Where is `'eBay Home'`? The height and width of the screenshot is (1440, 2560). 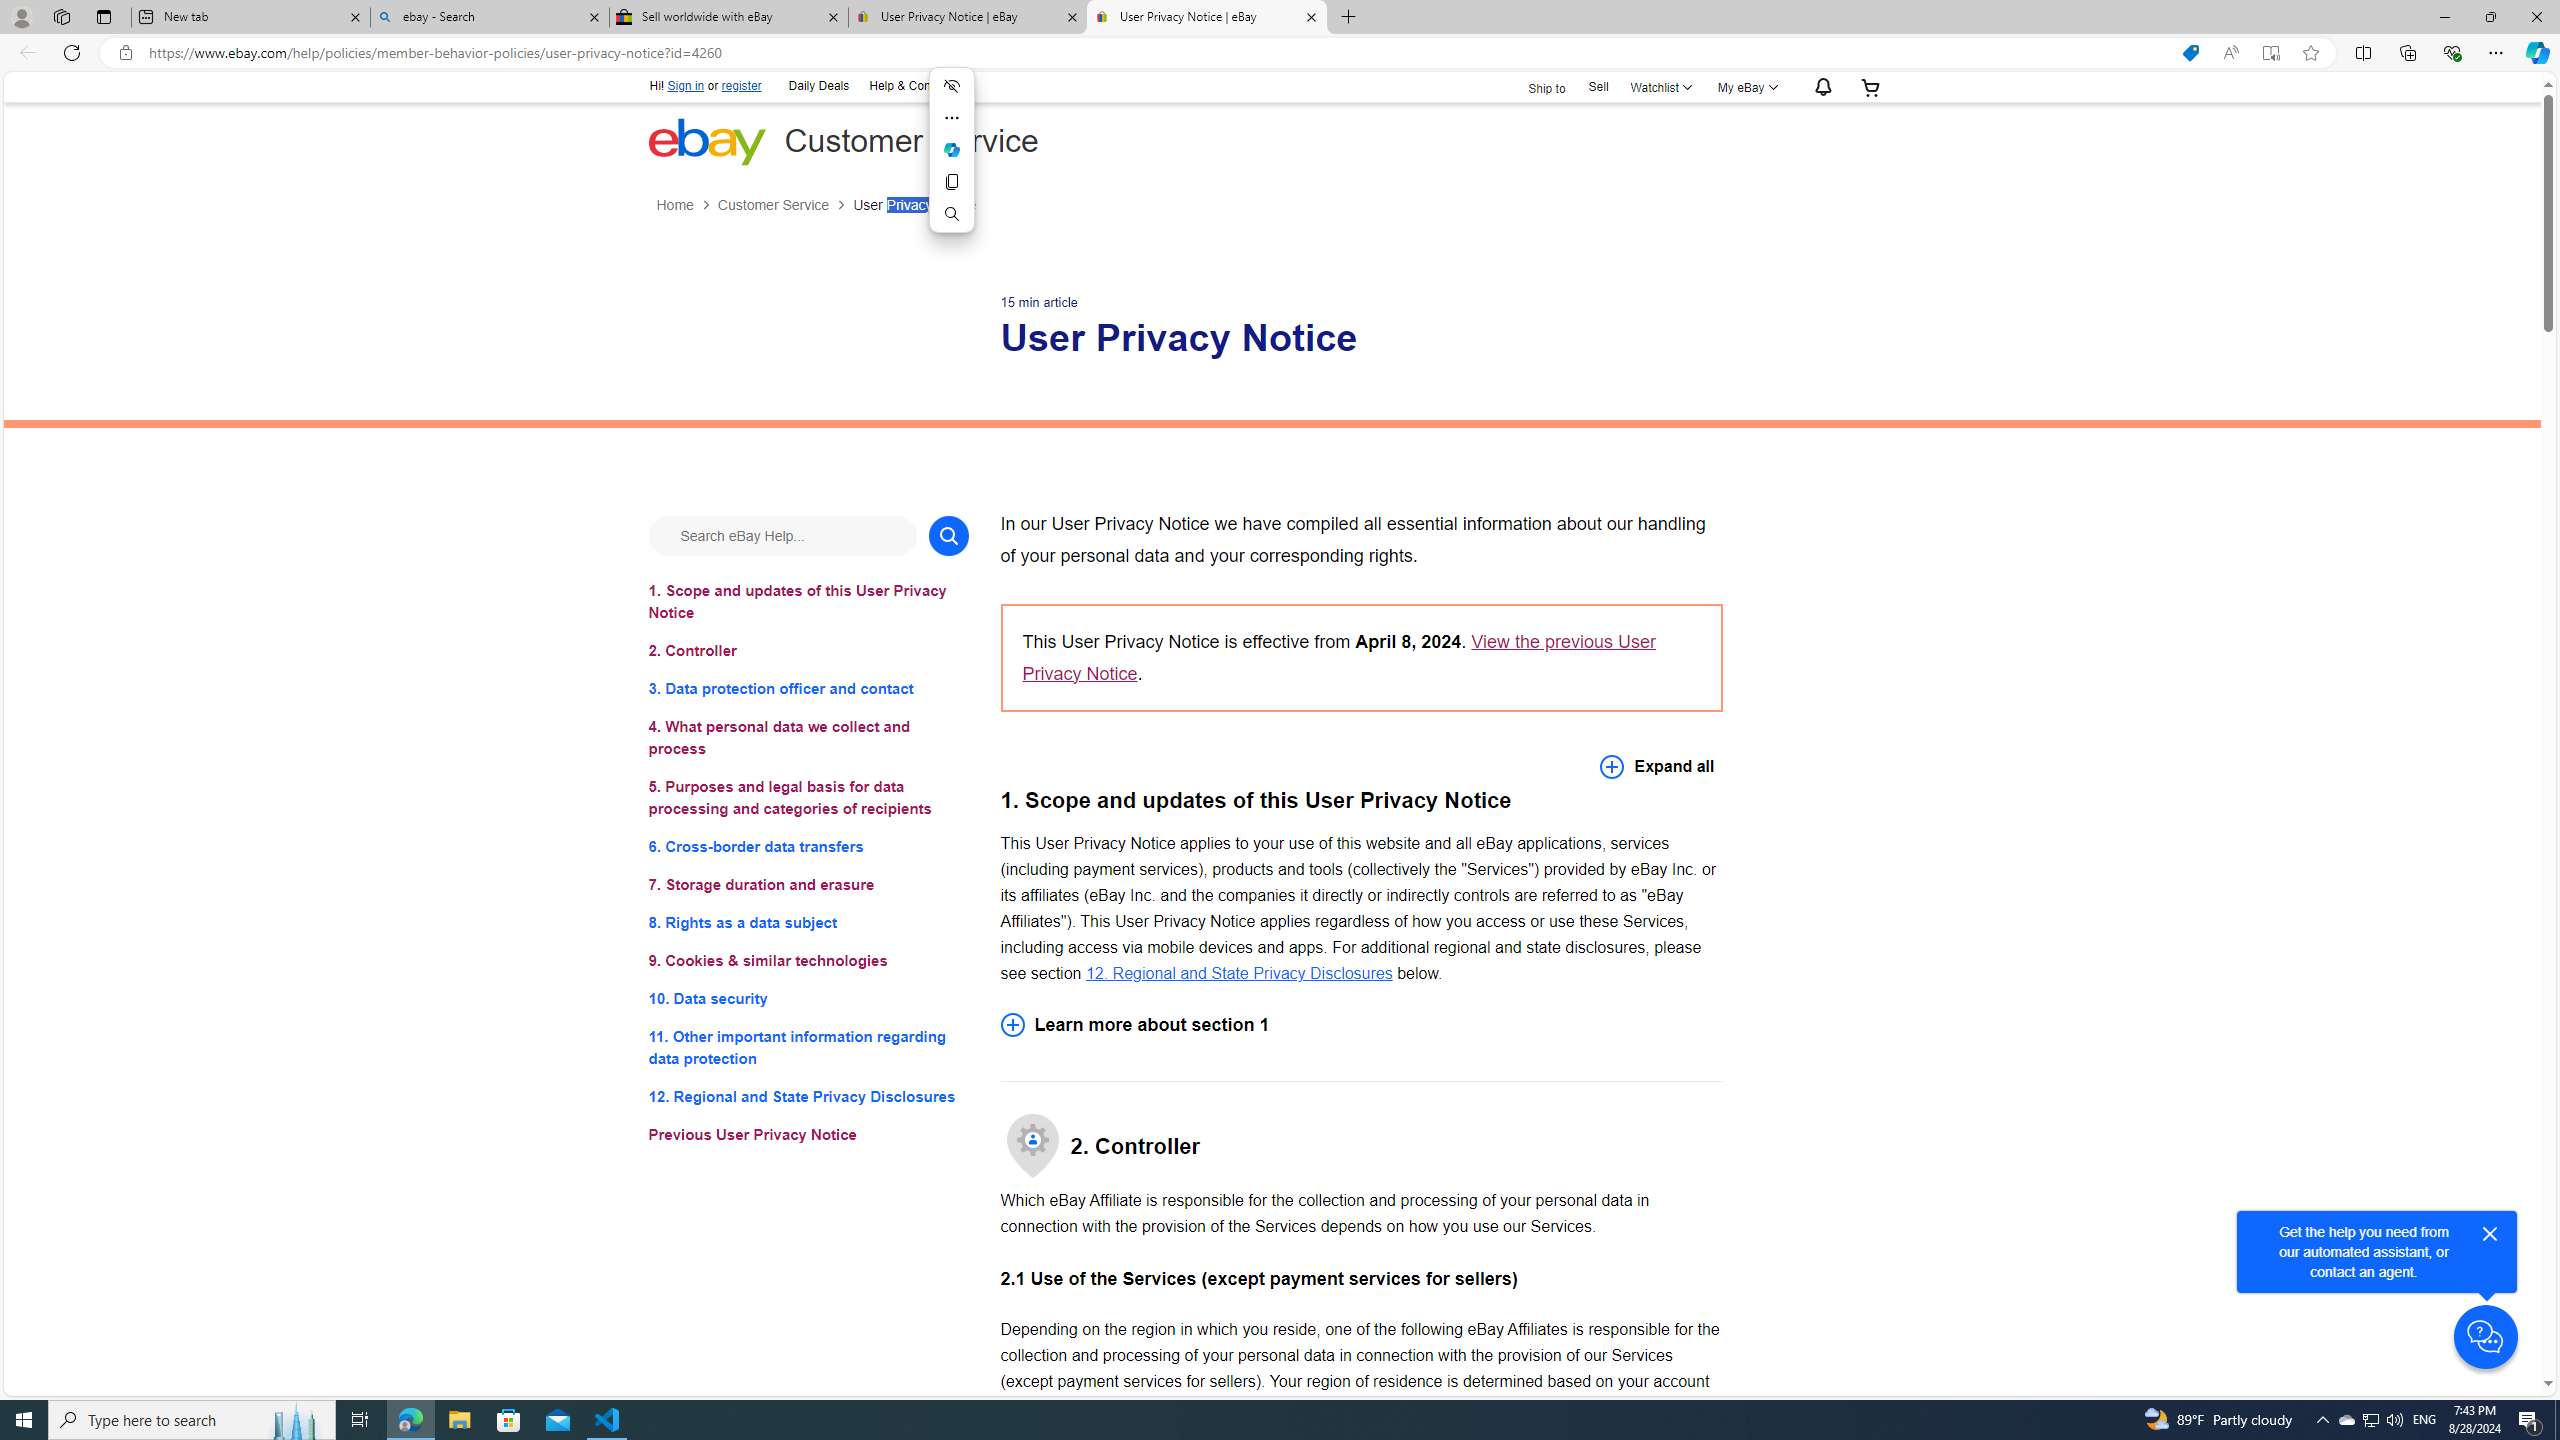 'eBay Home' is located at coordinates (705, 141).